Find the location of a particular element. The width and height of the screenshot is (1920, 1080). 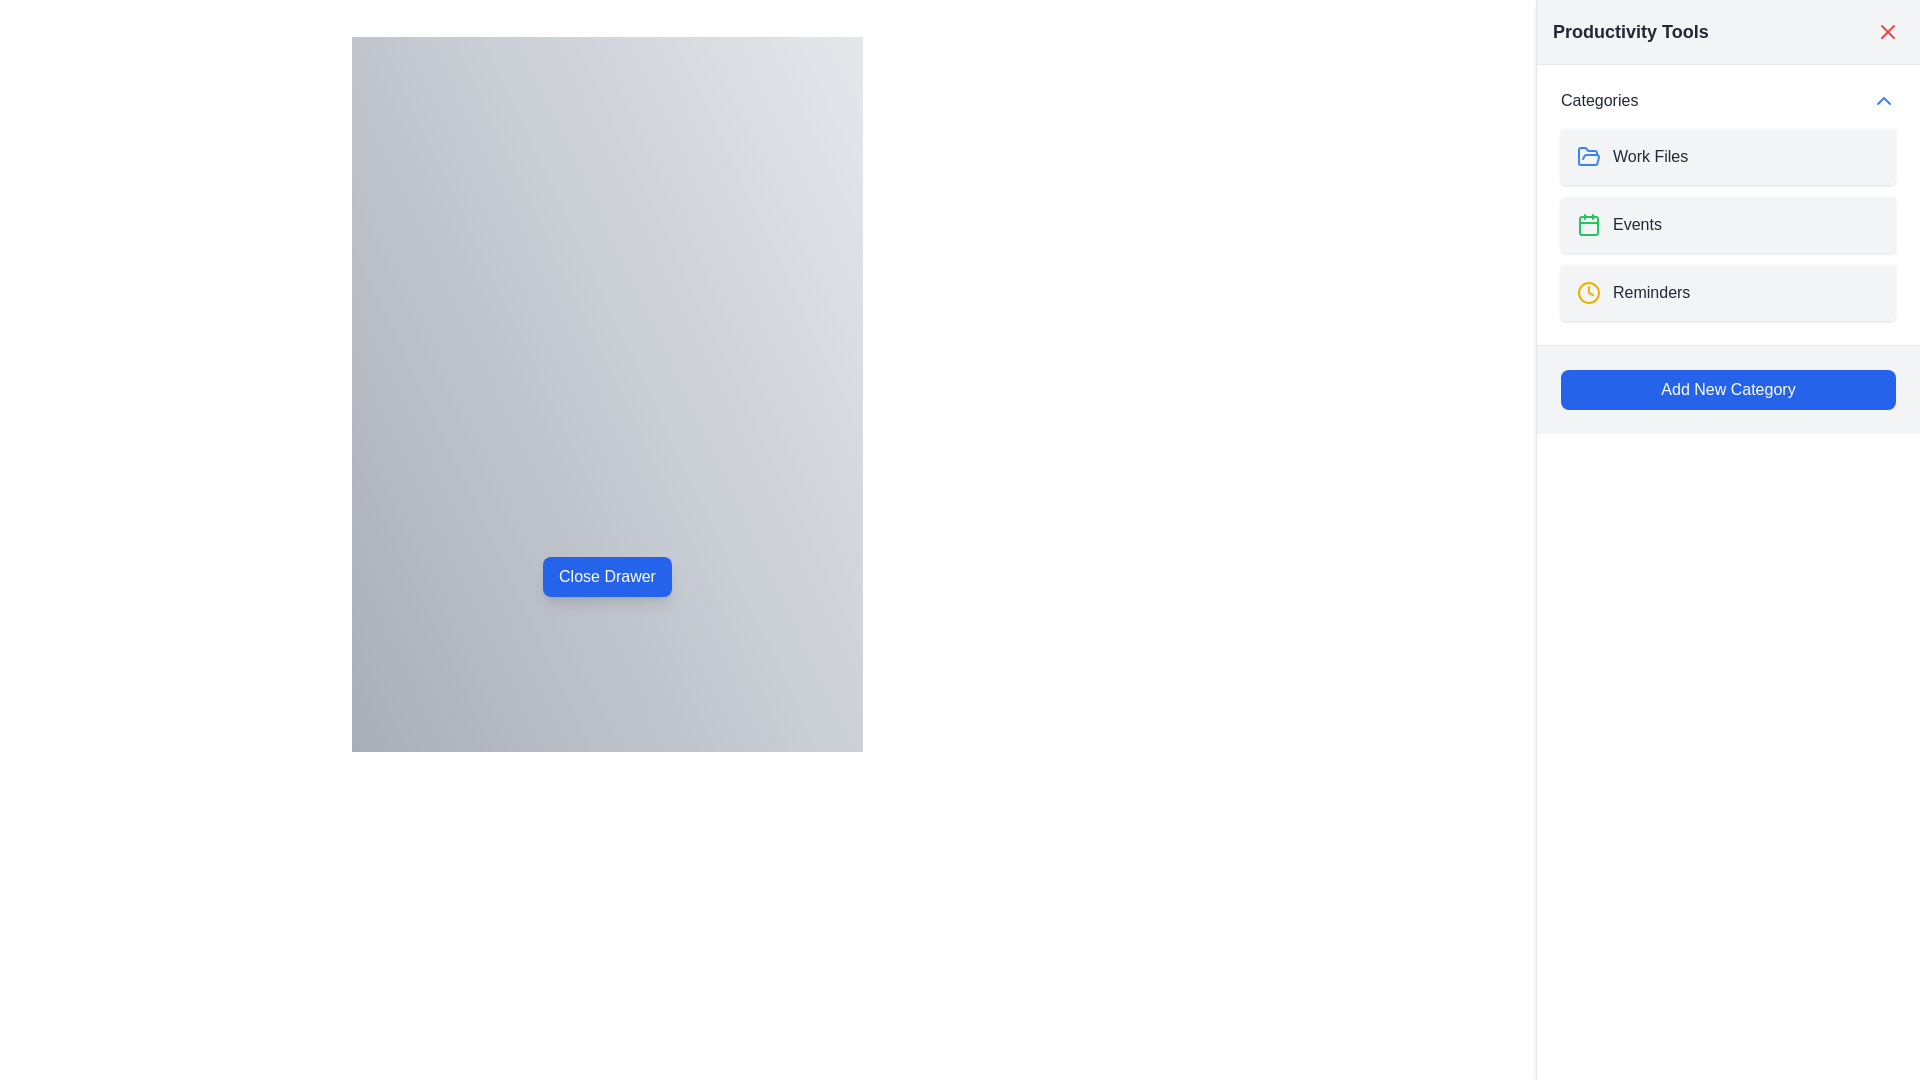

the second item in the vertical list labeled 'Events' within the 'Productivity Tools' sidebar is located at coordinates (1727, 224).